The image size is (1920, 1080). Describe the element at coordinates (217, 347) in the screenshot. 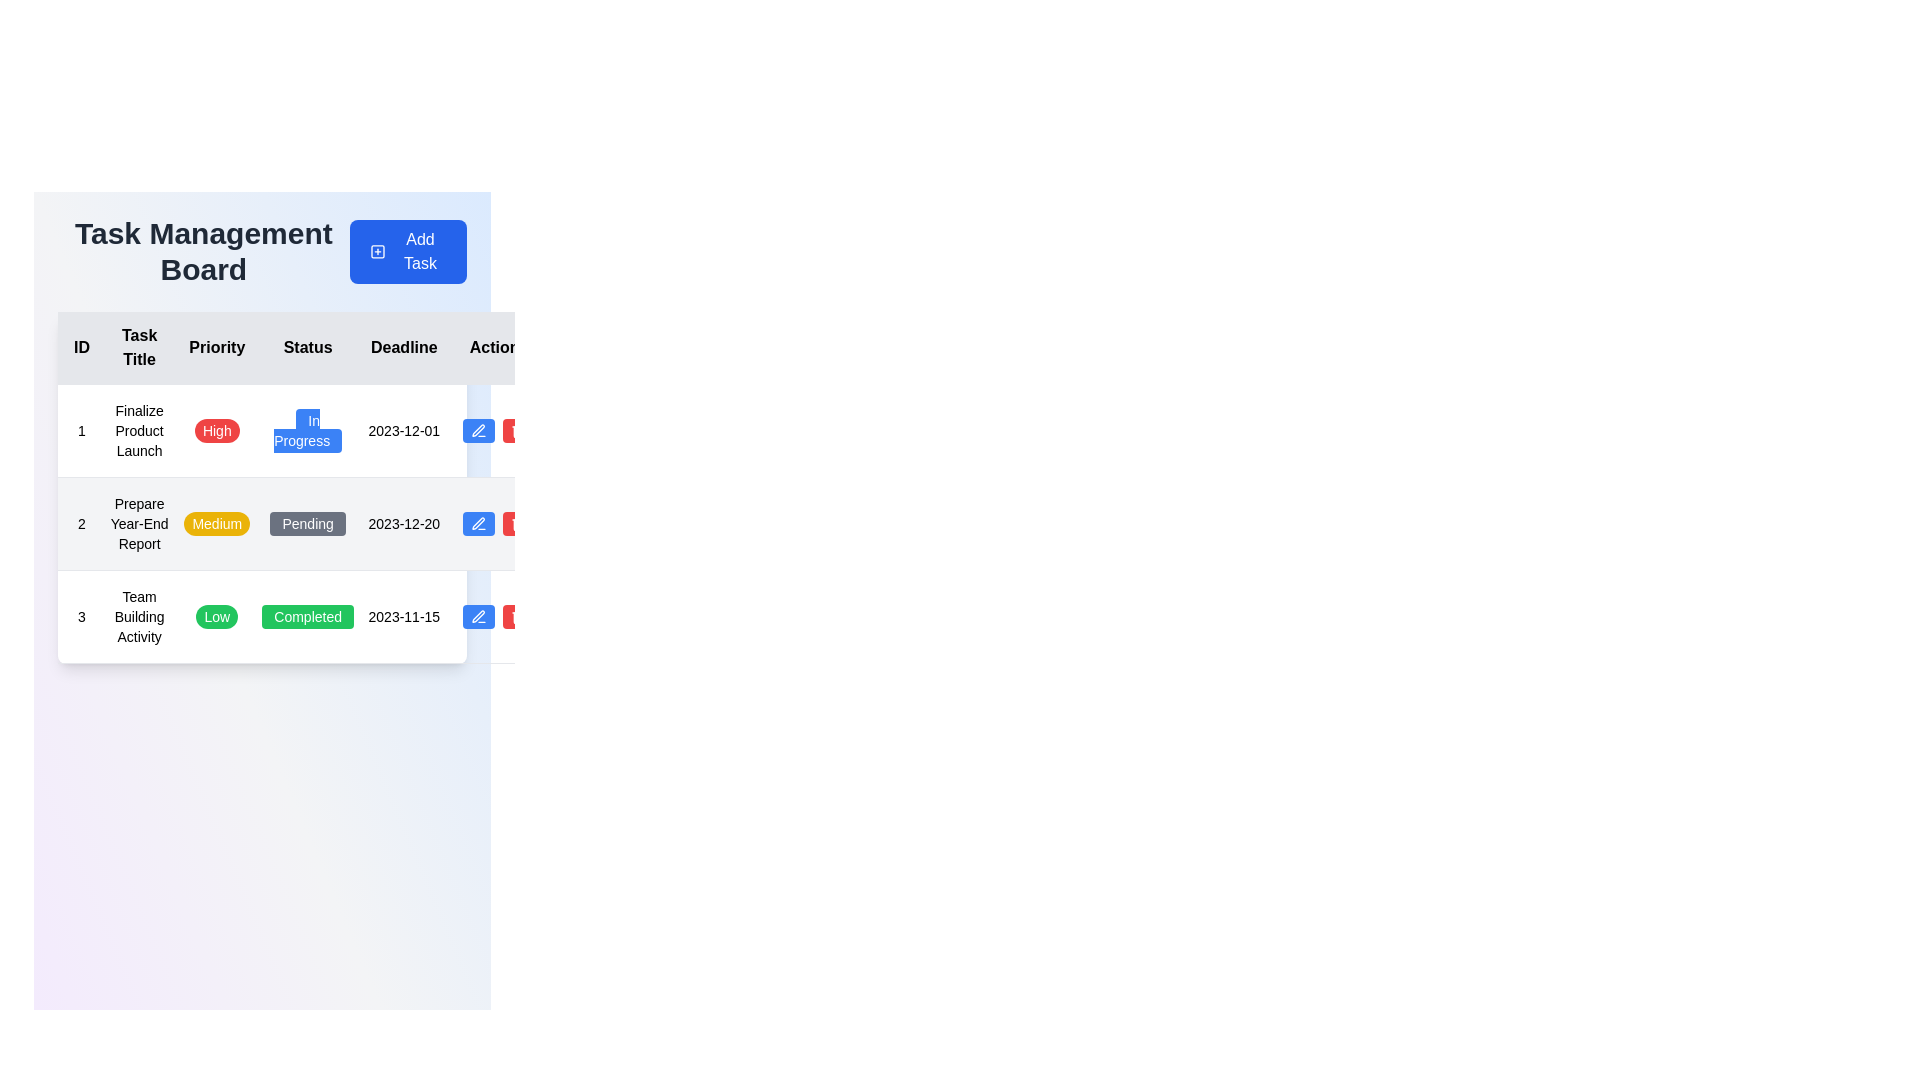

I see `the 'Priority' text label, which is the third cell in the table header, displayed in bold black text on a light gray background` at that location.